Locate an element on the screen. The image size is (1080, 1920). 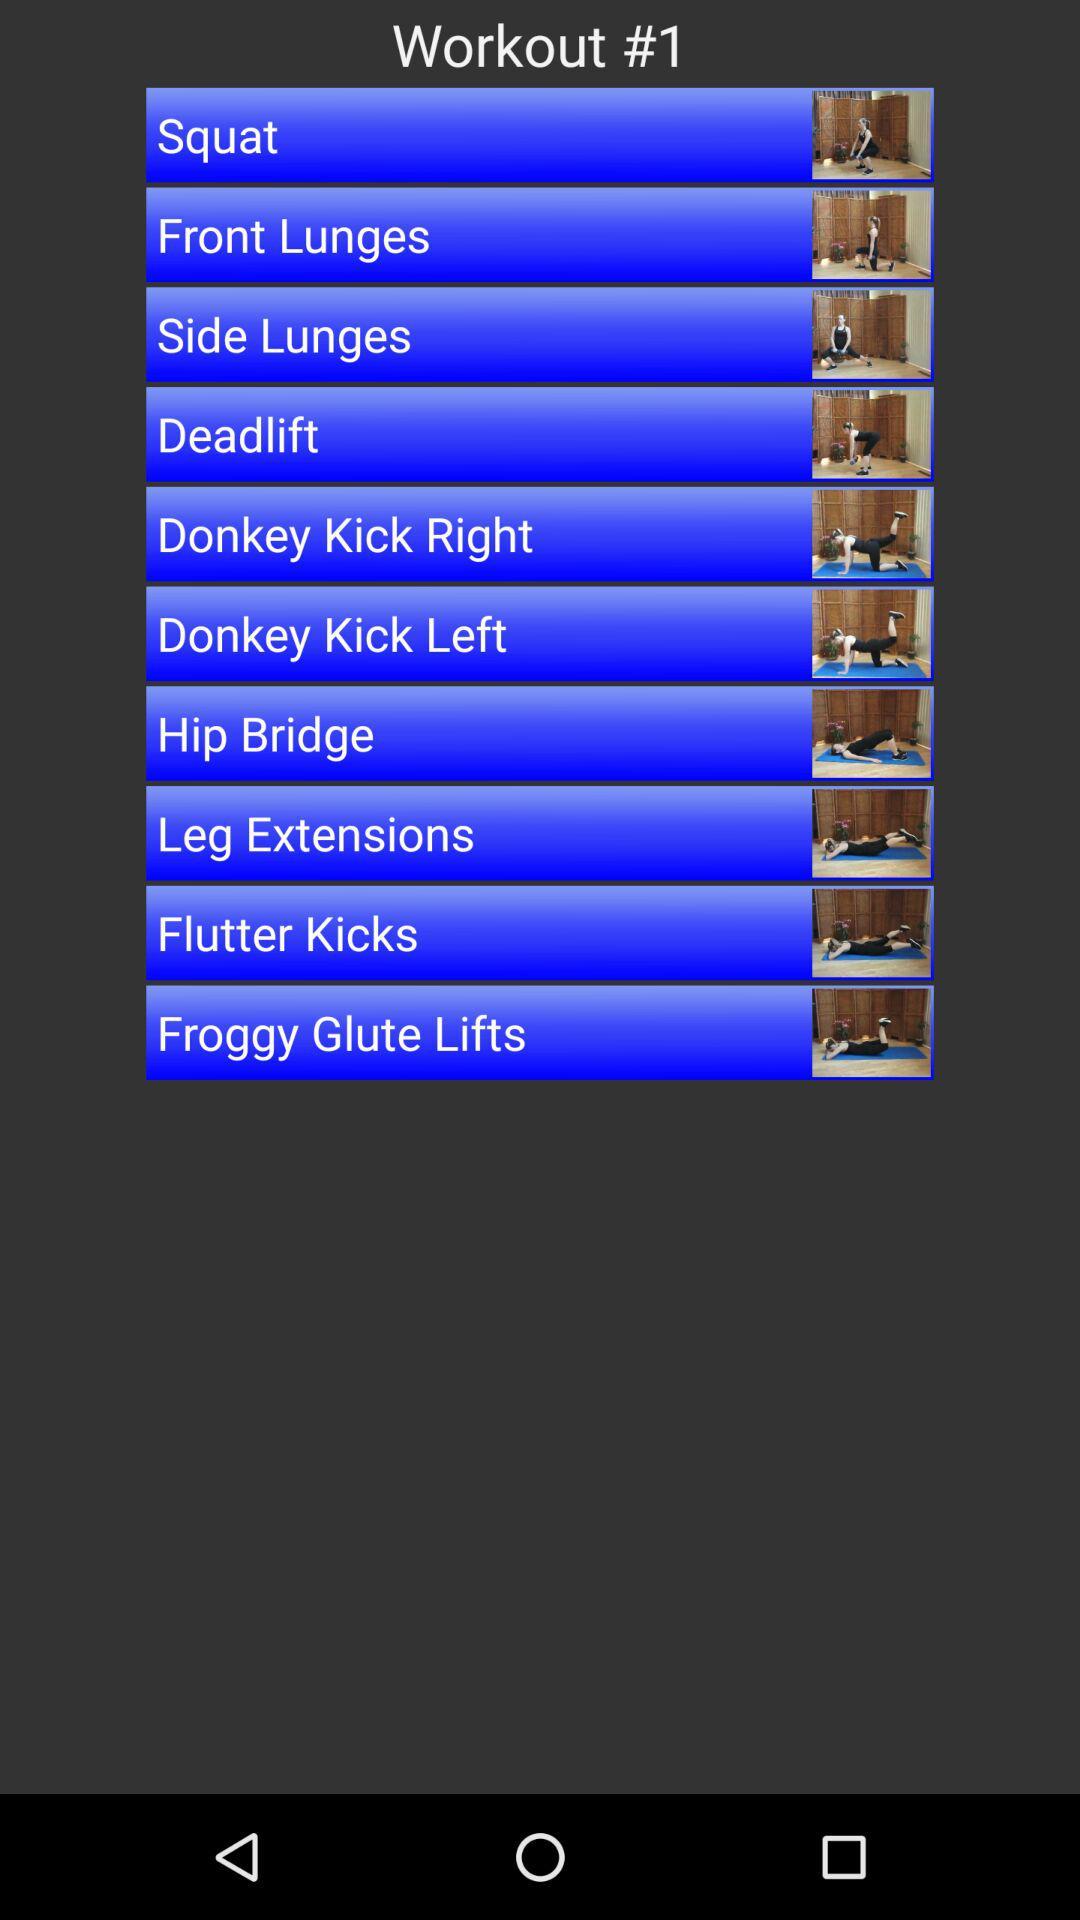
the froggy glute lifts button is located at coordinates (540, 1032).